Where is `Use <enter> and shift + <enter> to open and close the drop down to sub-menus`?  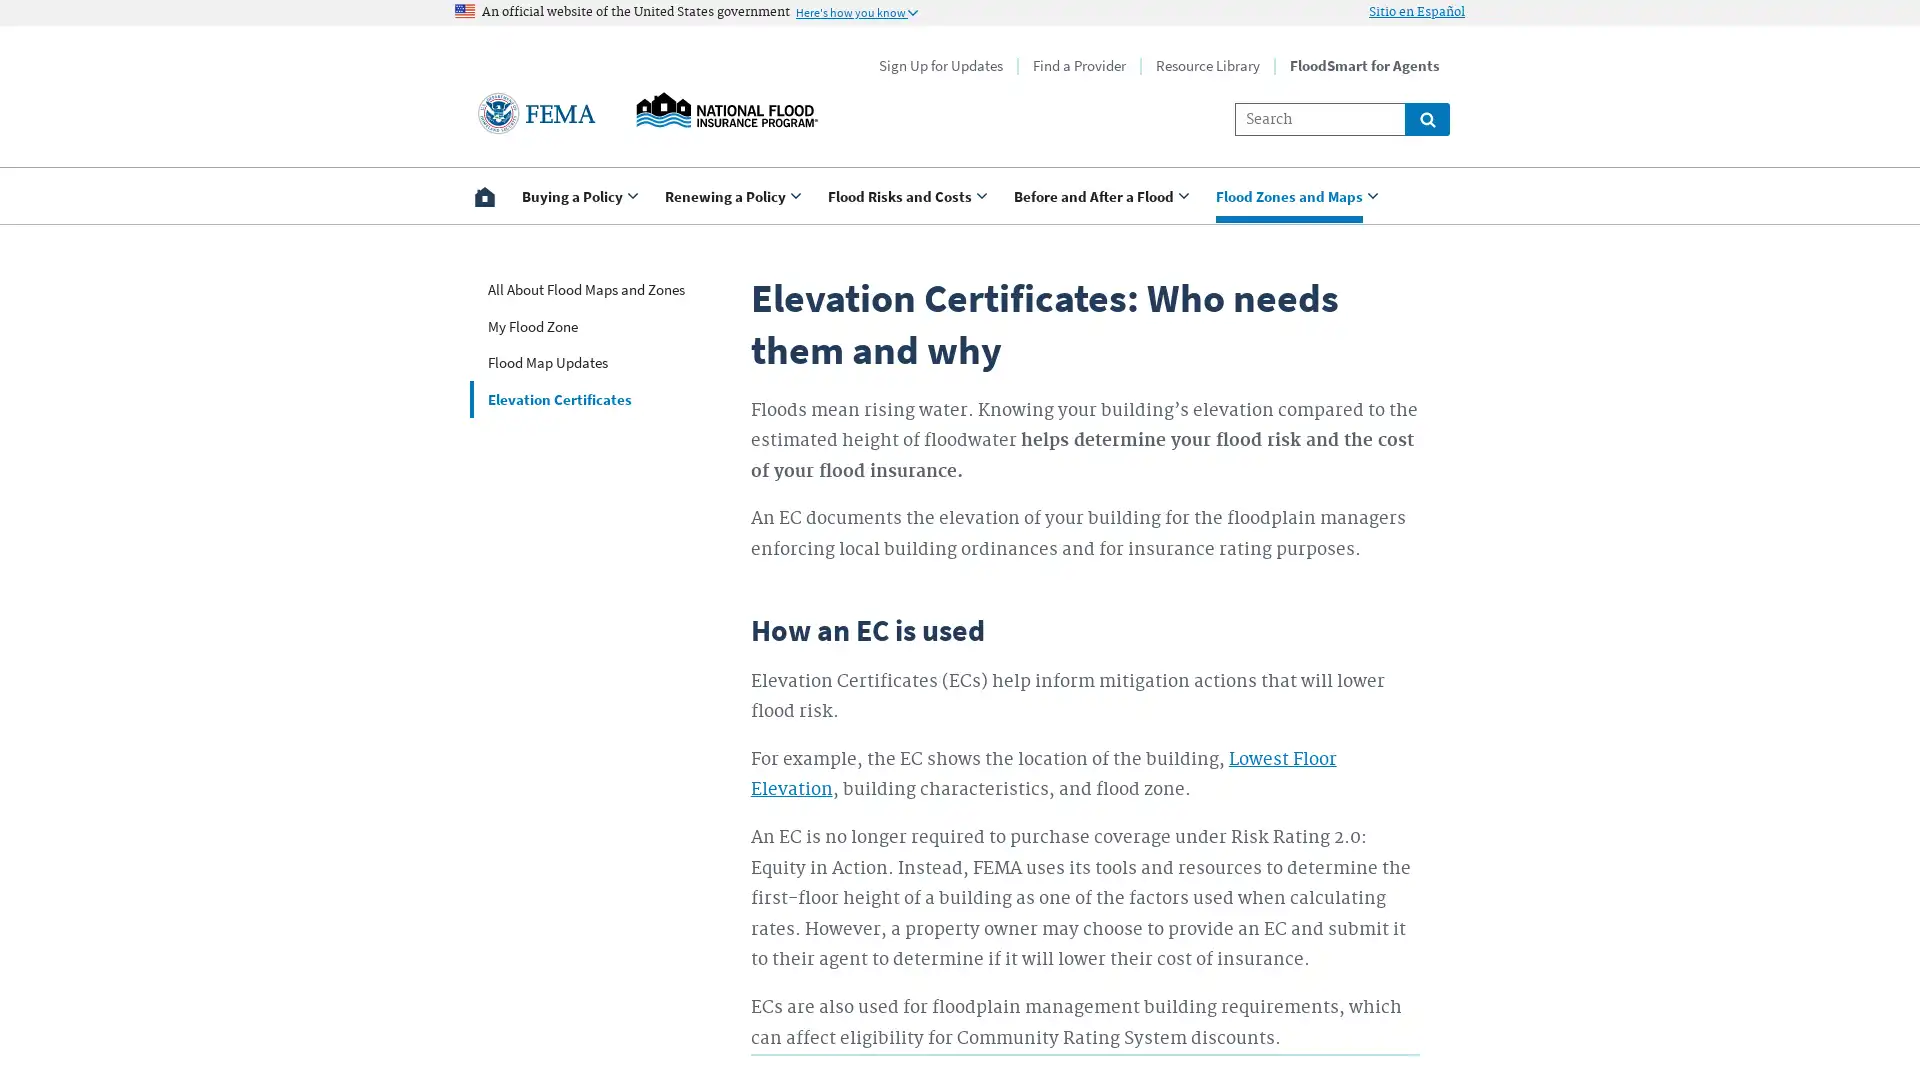 Use <enter> and shift + <enter> to open and close the drop down to sub-menus is located at coordinates (582, 195).